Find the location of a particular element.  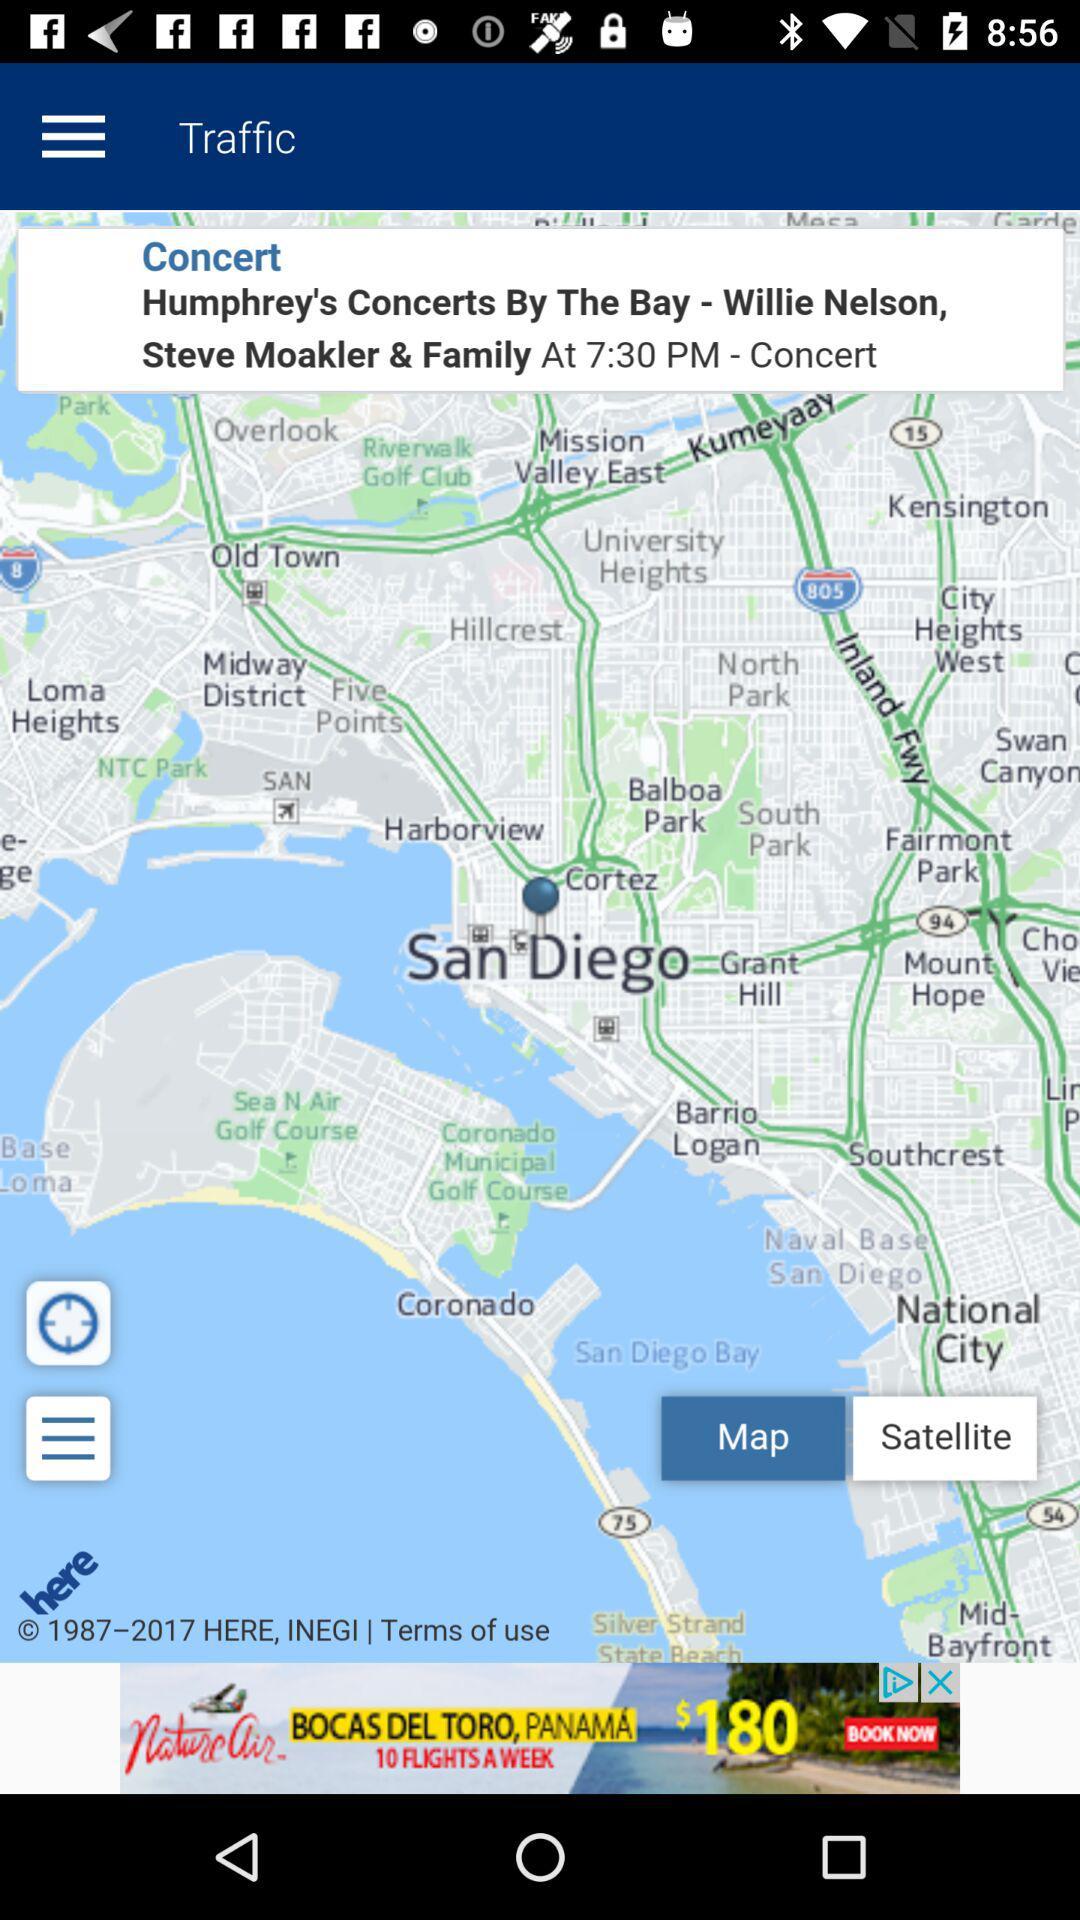

open menu is located at coordinates (72, 135).